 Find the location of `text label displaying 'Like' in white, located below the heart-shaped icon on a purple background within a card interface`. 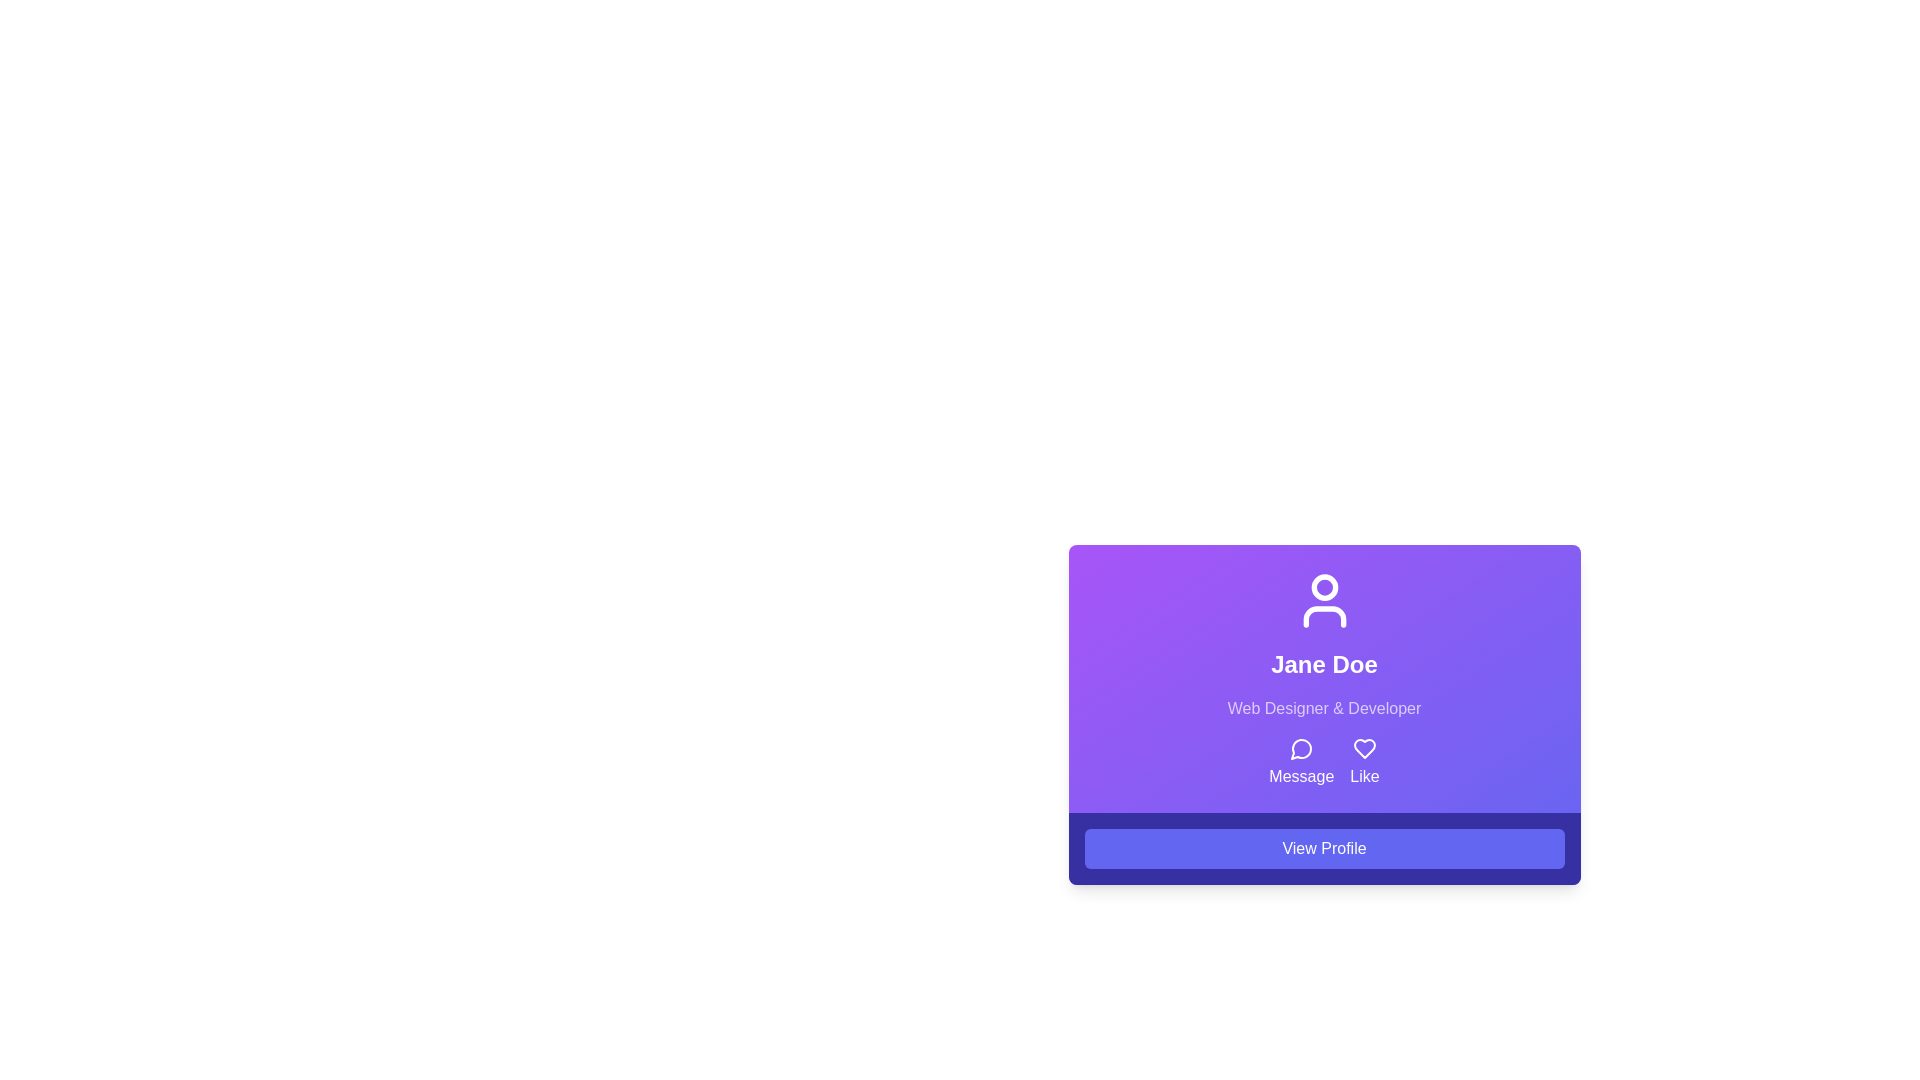

text label displaying 'Like' in white, located below the heart-shaped icon on a purple background within a card interface is located at coordinates (1363, 775).